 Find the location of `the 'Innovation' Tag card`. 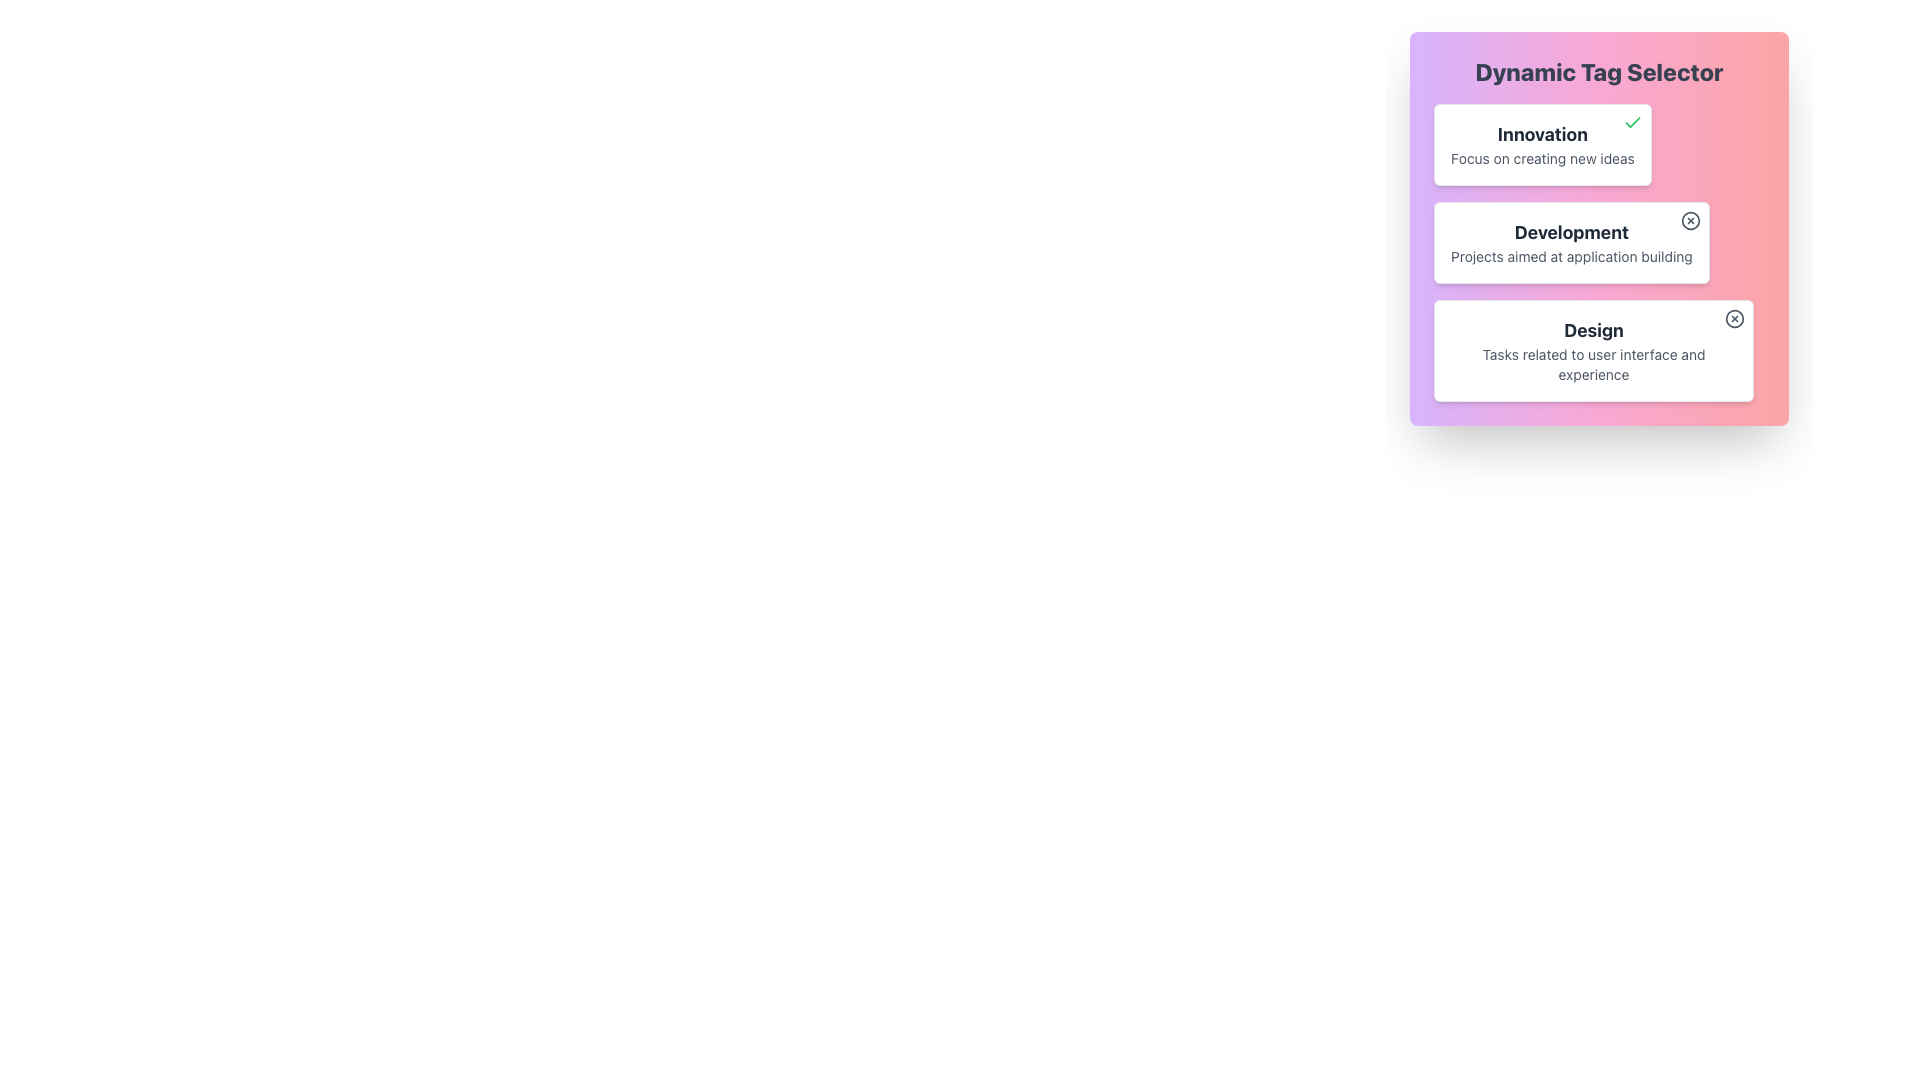

the 'Innovation' Tag card is located at coordinates (1541, 144).